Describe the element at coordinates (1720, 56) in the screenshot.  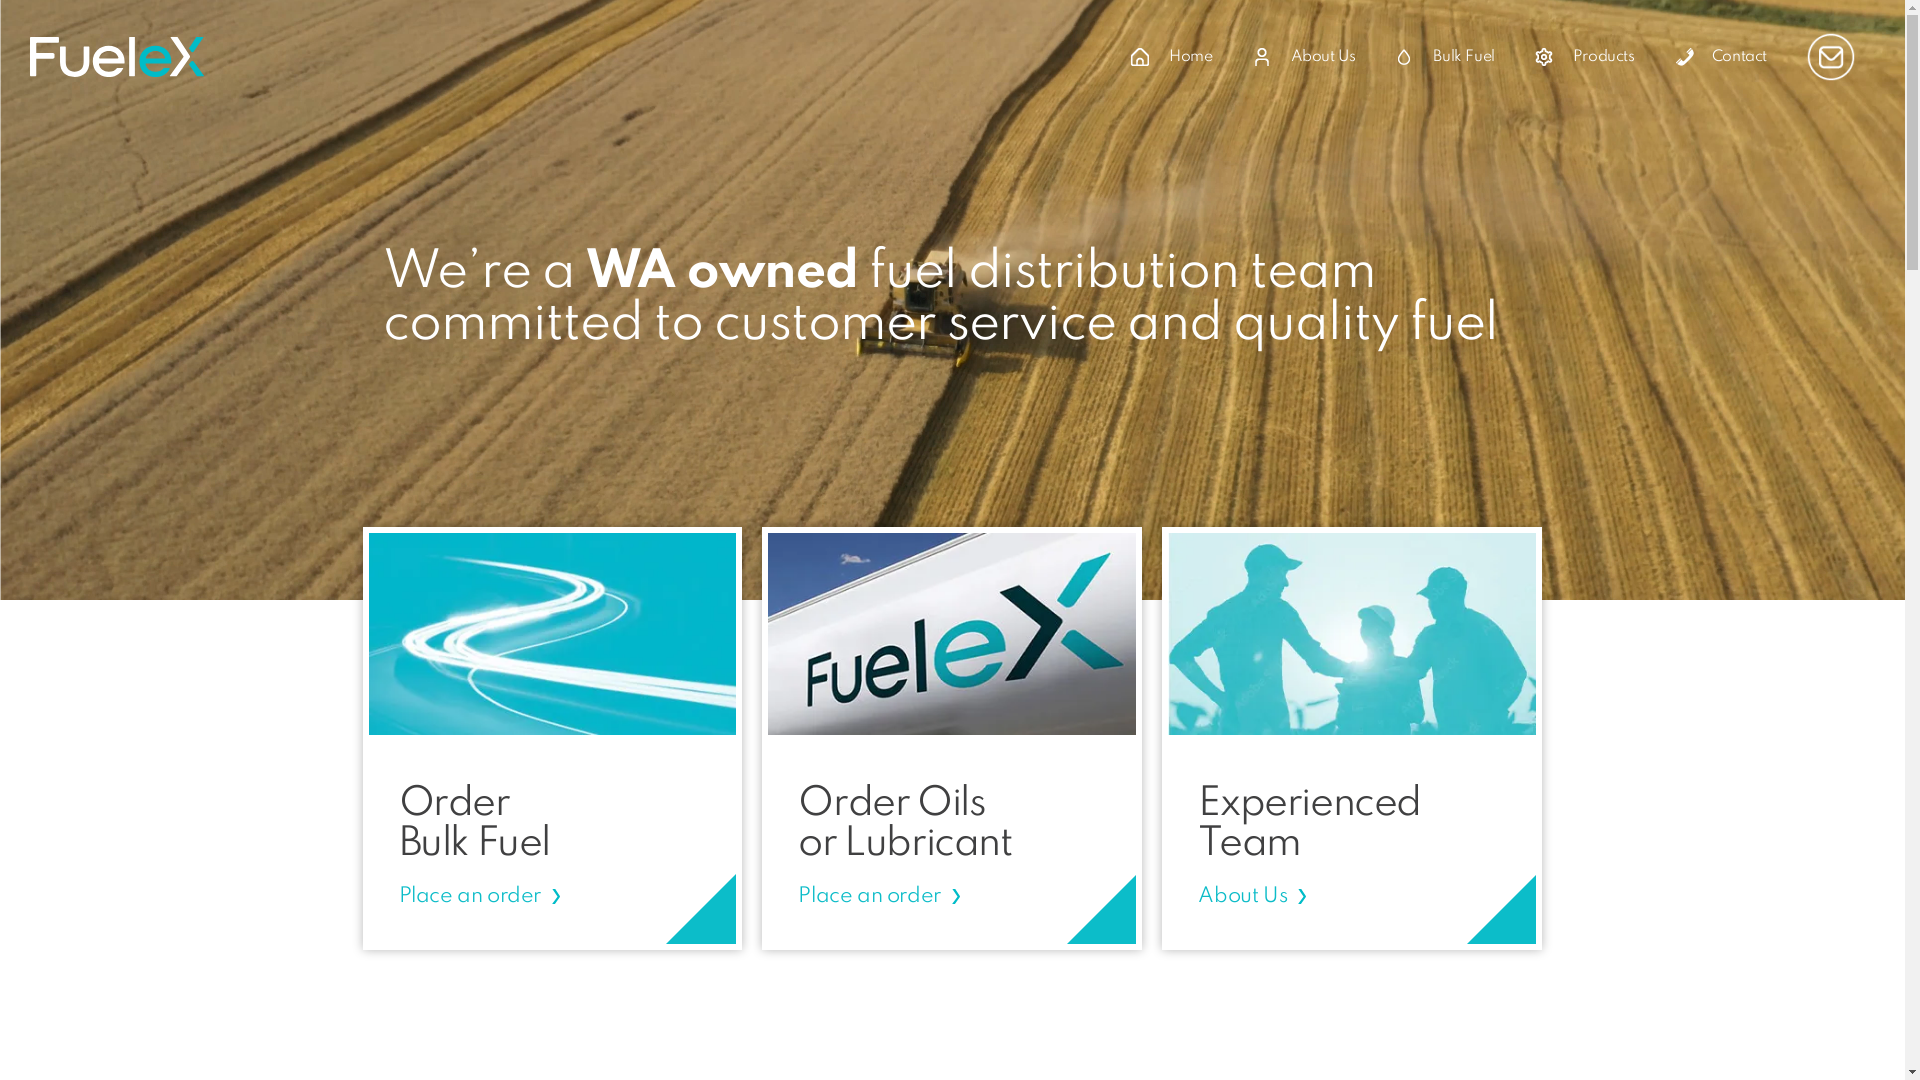
I see `'  Contact'` at that location.